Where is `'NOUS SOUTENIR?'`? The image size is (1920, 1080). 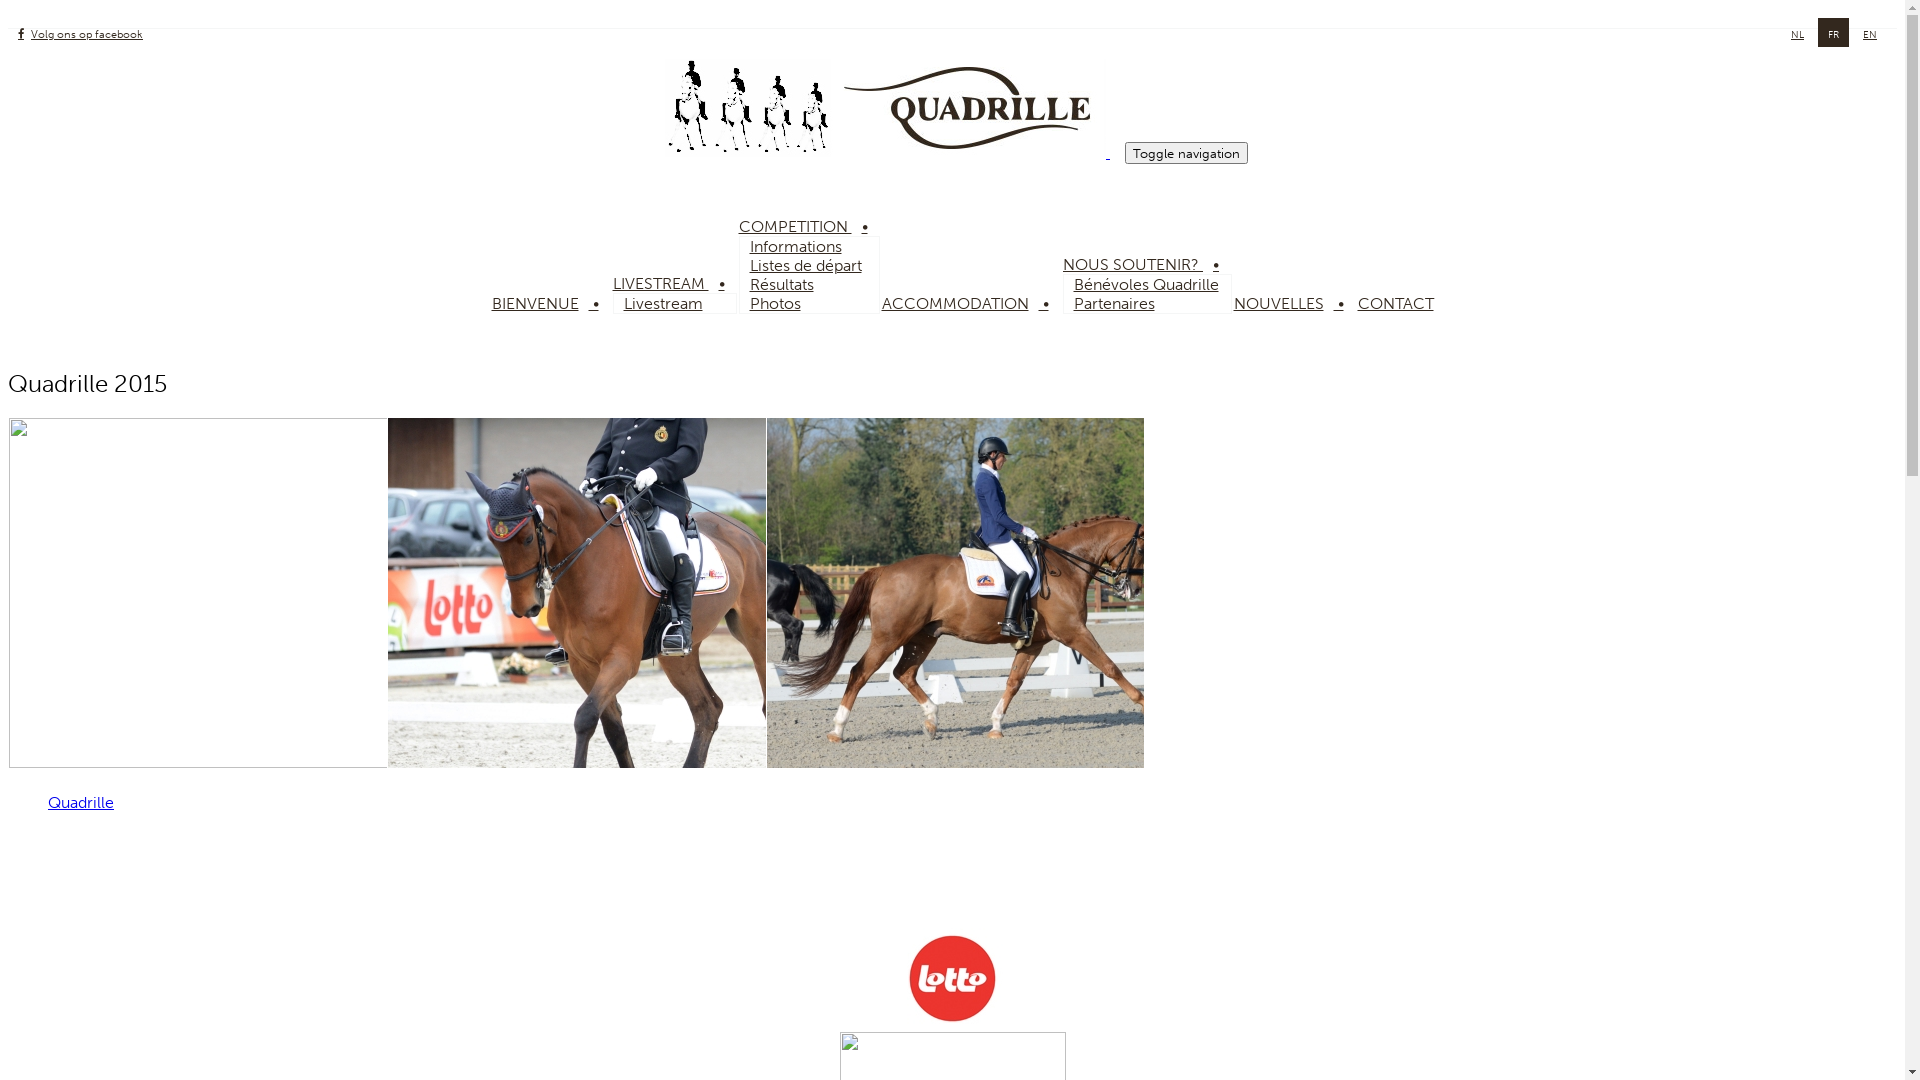
'NOUS SOUTENIR?' is located at coordinates (1146, 263).